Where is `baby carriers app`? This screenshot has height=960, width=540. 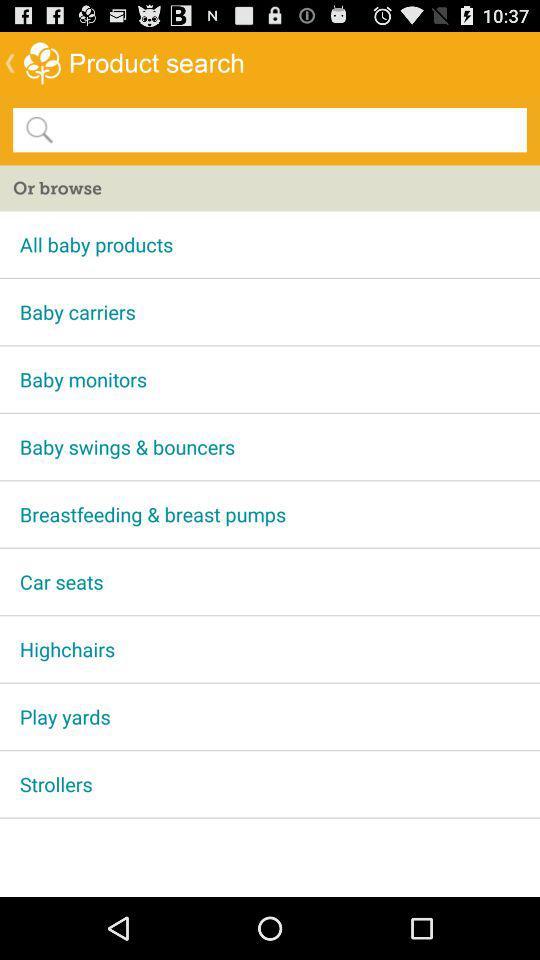
baby carriers app is located at coordinates (270, 311).